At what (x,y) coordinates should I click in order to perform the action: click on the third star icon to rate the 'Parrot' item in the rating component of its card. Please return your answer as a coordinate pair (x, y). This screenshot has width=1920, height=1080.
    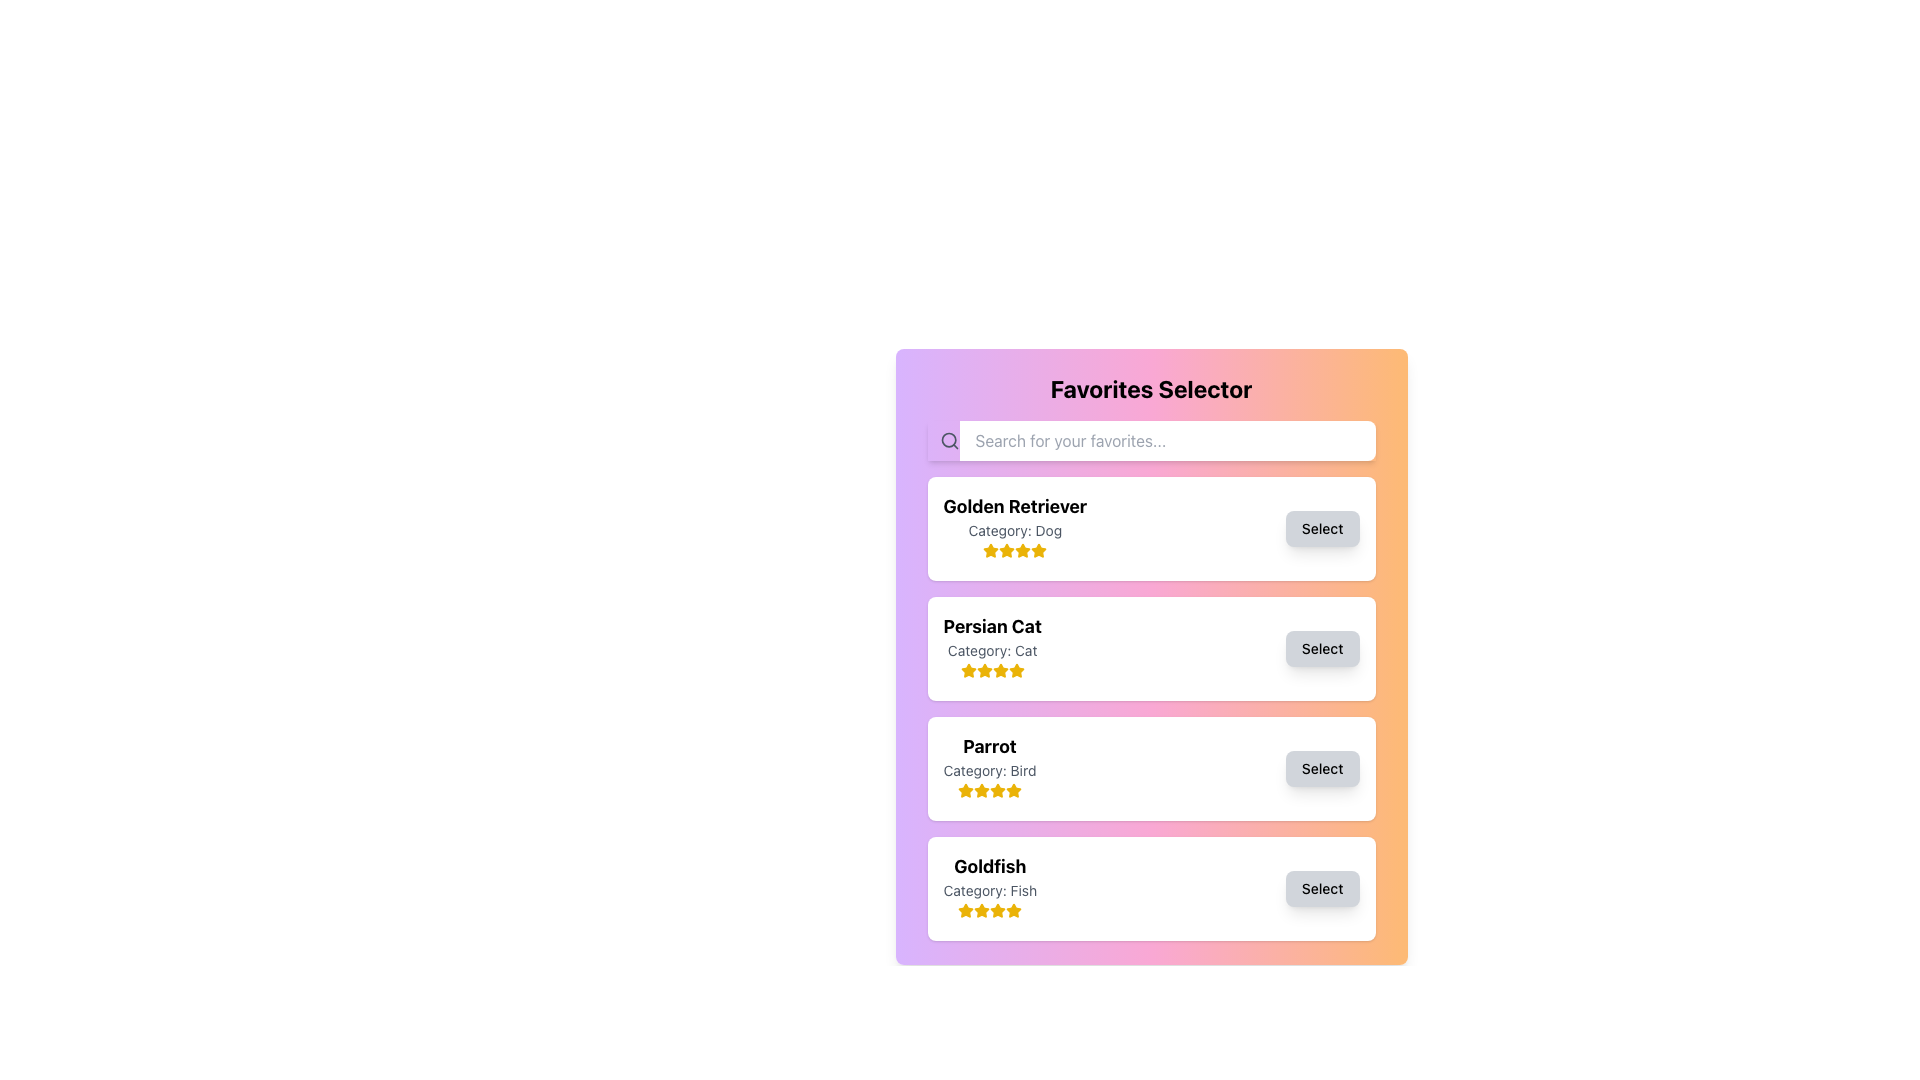
    Looking at the image, I should click on (1013, 789).